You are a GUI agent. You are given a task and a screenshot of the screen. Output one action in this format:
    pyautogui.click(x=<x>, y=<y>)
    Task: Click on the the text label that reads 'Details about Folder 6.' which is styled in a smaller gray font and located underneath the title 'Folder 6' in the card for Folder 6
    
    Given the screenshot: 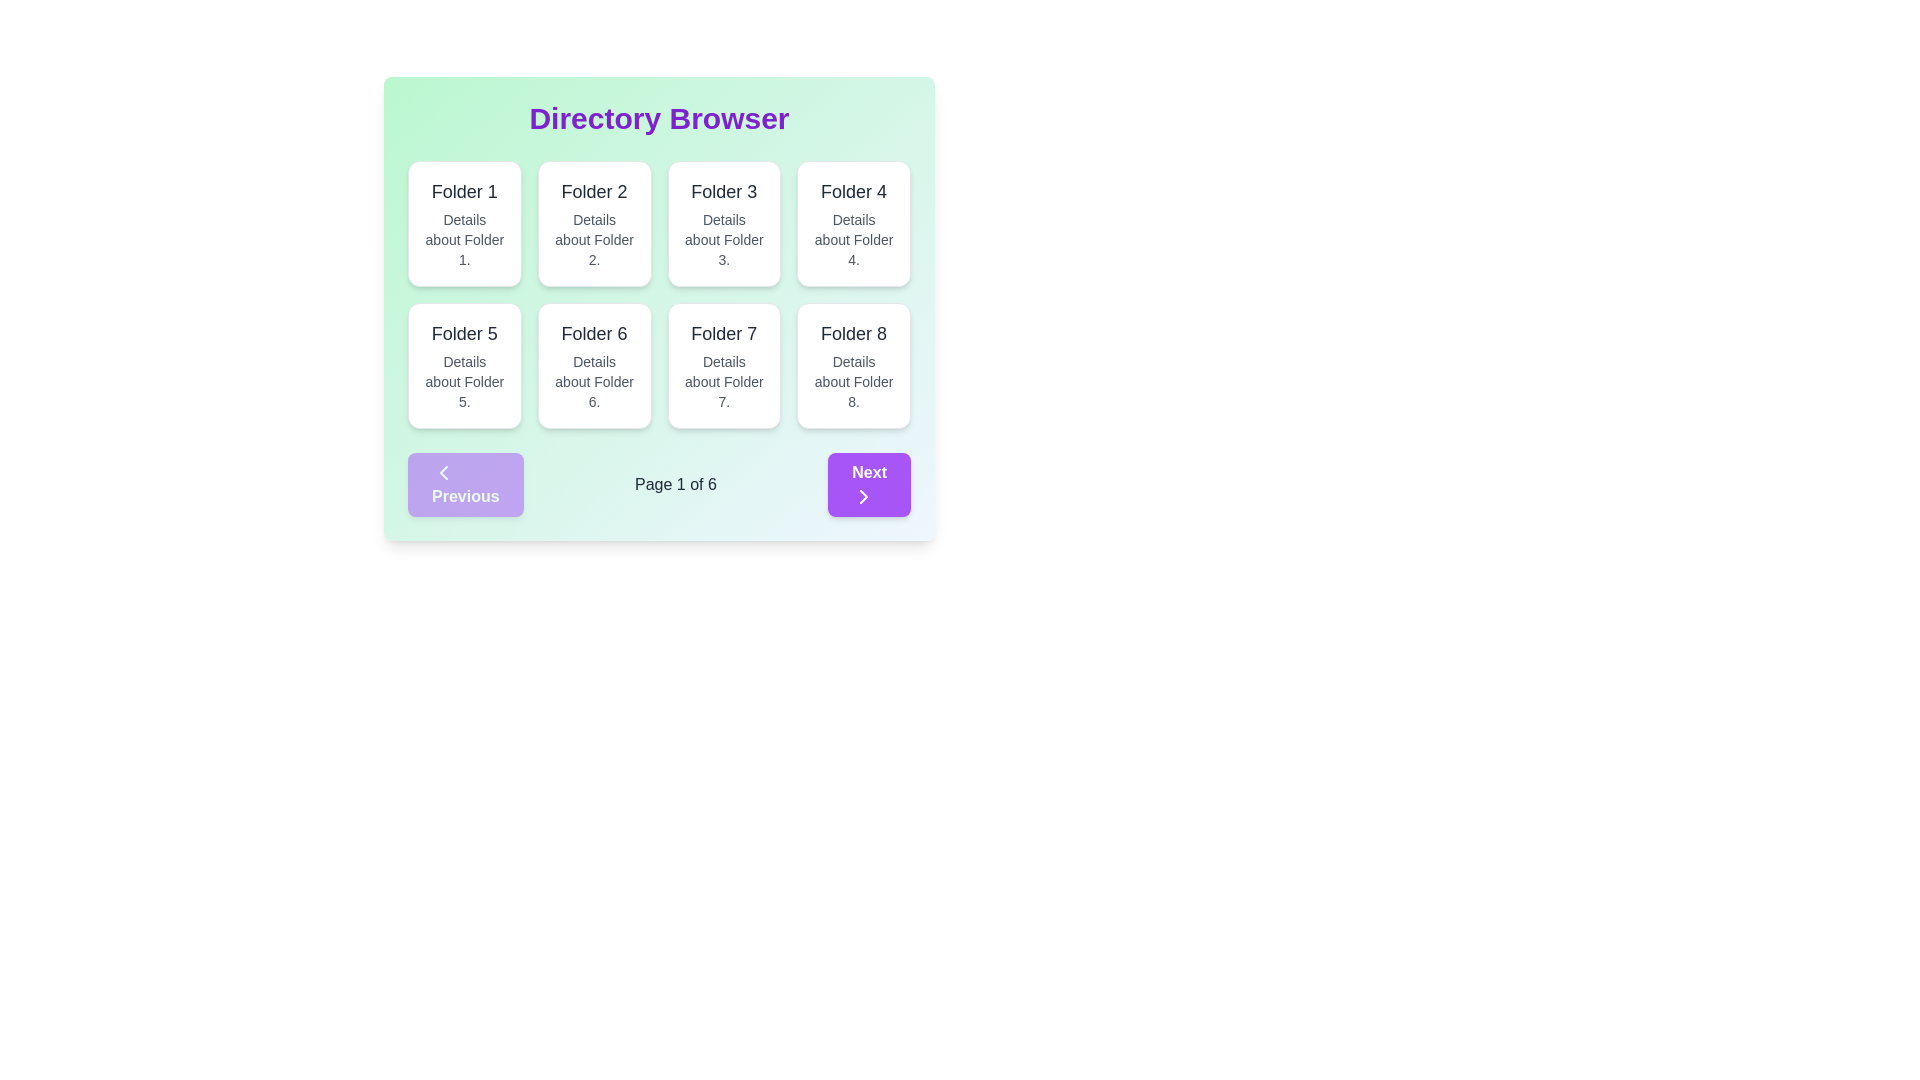 What is the action you would take?
    pyautogui.click(x=593, y=381)
    